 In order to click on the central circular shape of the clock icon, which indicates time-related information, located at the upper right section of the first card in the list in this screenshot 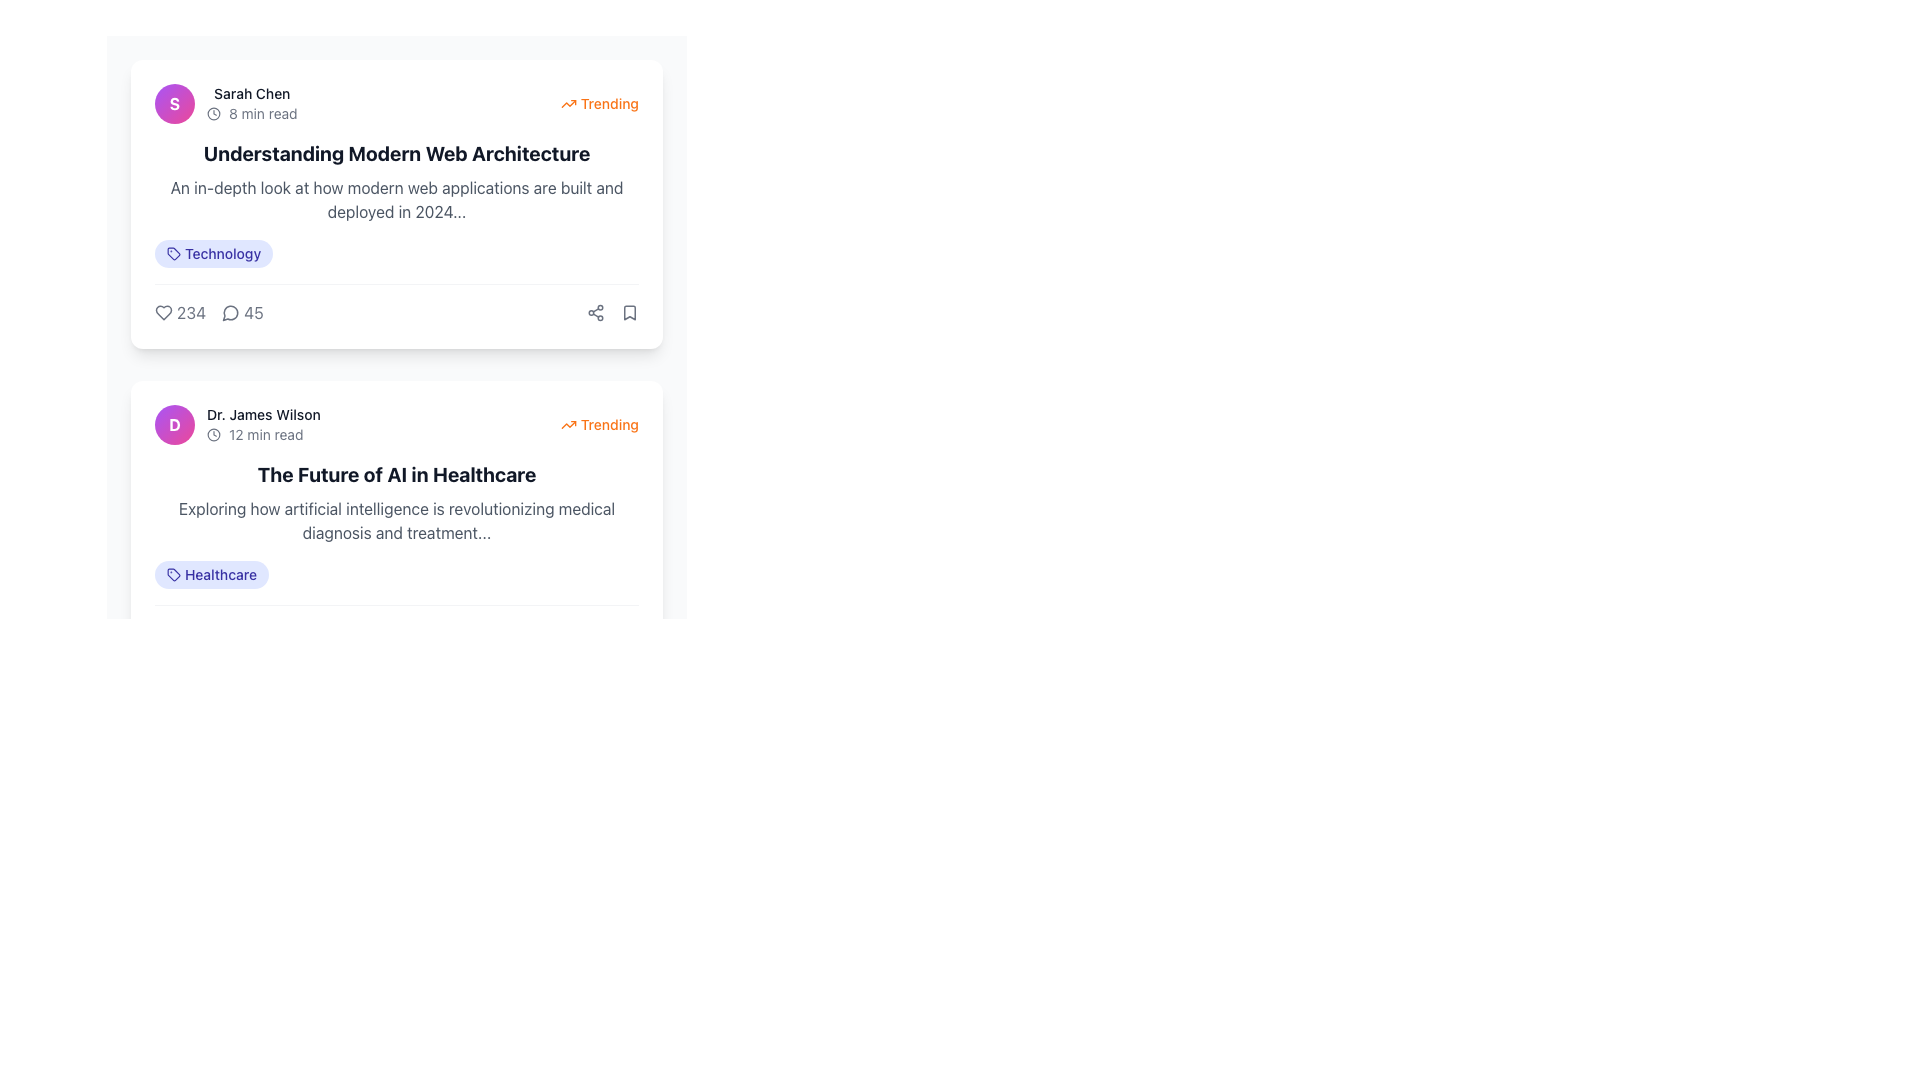, I will do `click(214, 114)`.